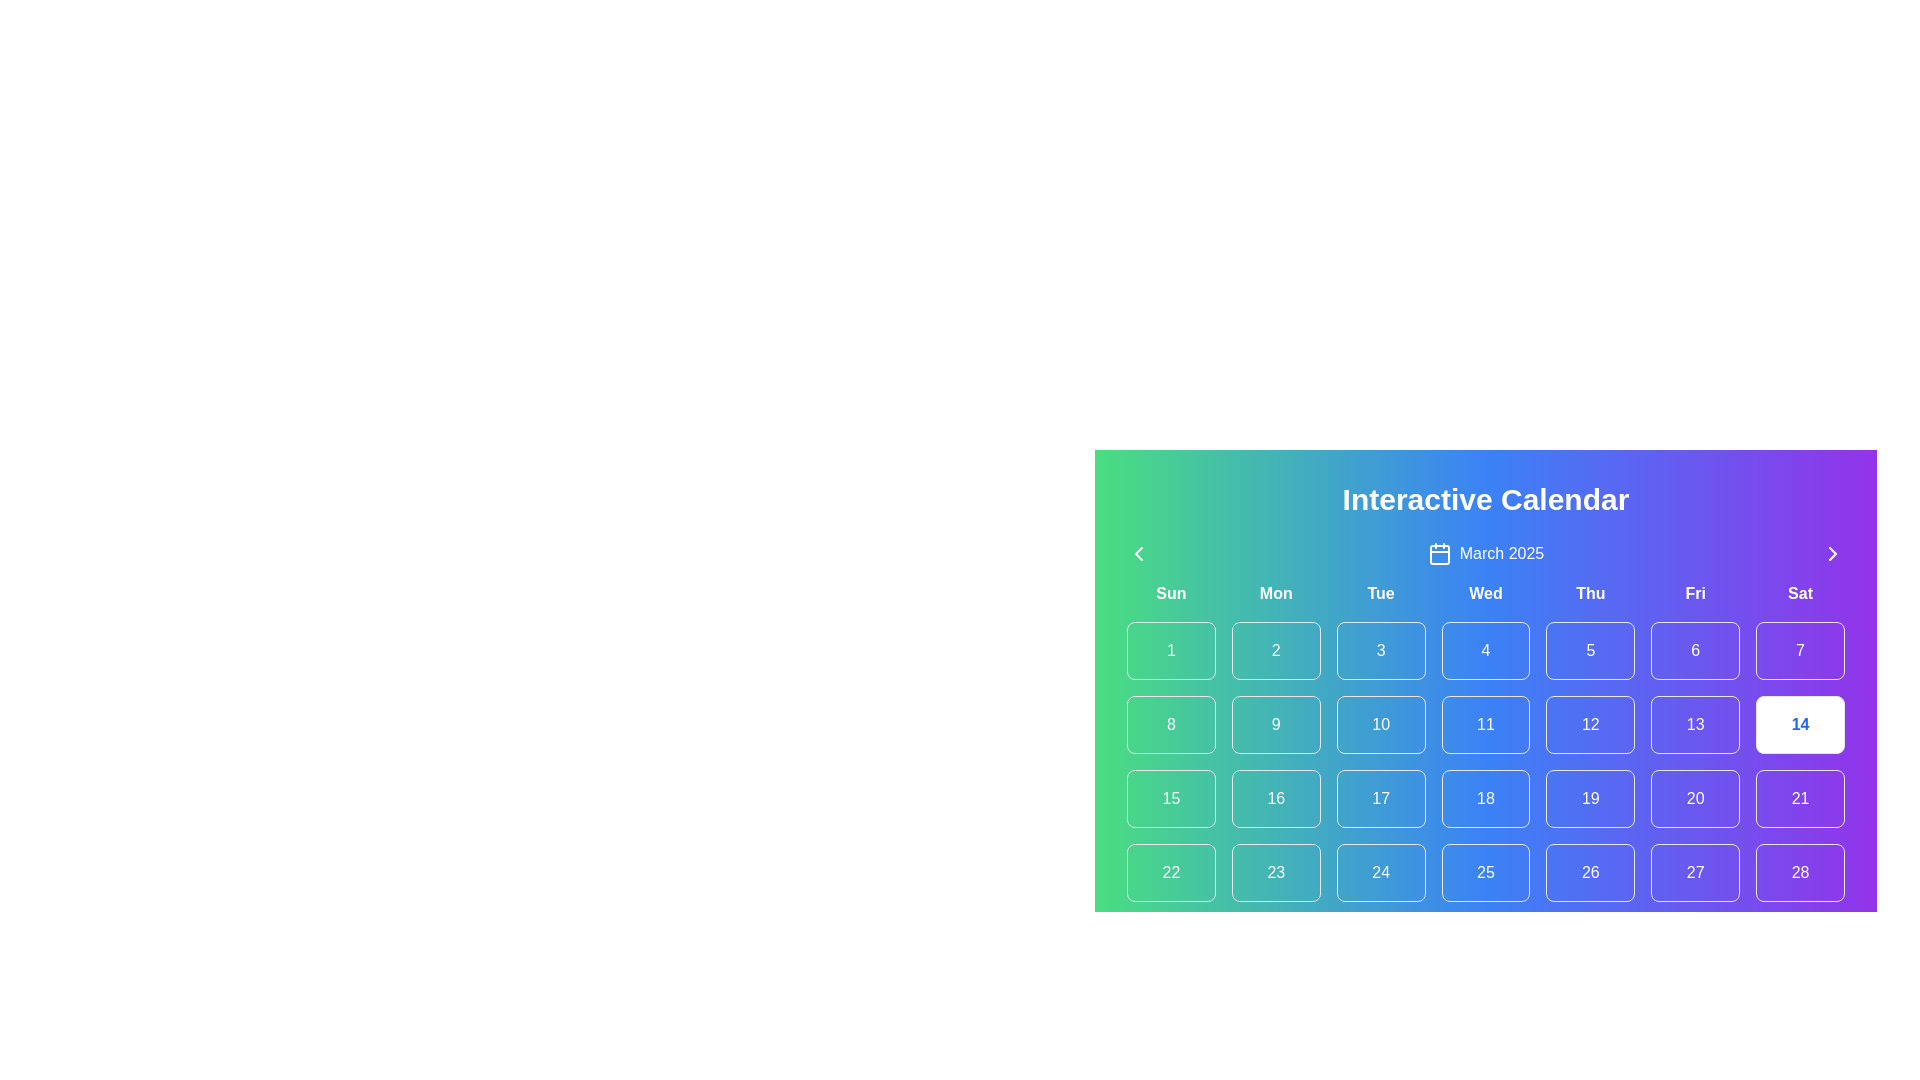 This screenshot has height=1080, width=1920. I want to click on the calendar day button representing the first day of the month, located in the first row and first column of the calendar layout, so click(1171, 651).